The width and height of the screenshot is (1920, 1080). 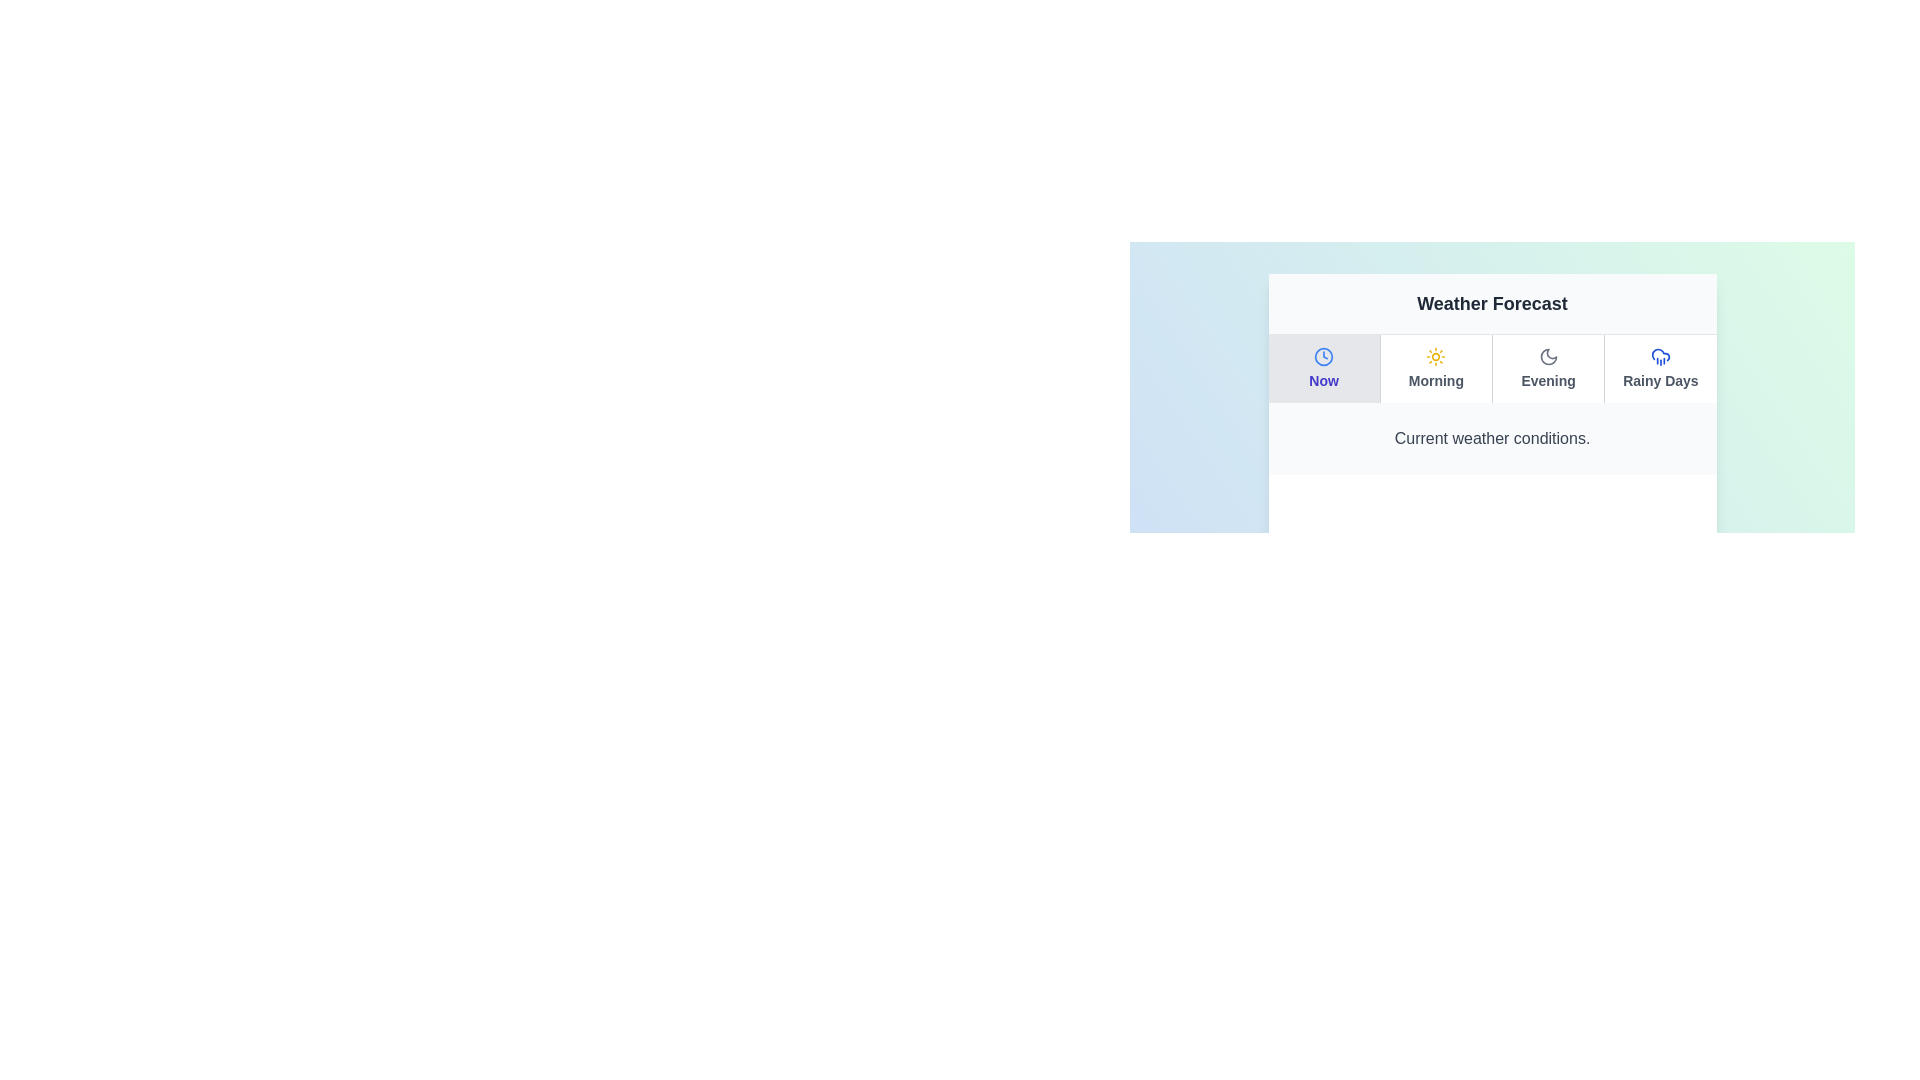 What do you see at coordinates (1435, 369) in the screenshot?
I see `the 'Morning' button in the weather forecast toolbar` at bounding box center [1435, 369].